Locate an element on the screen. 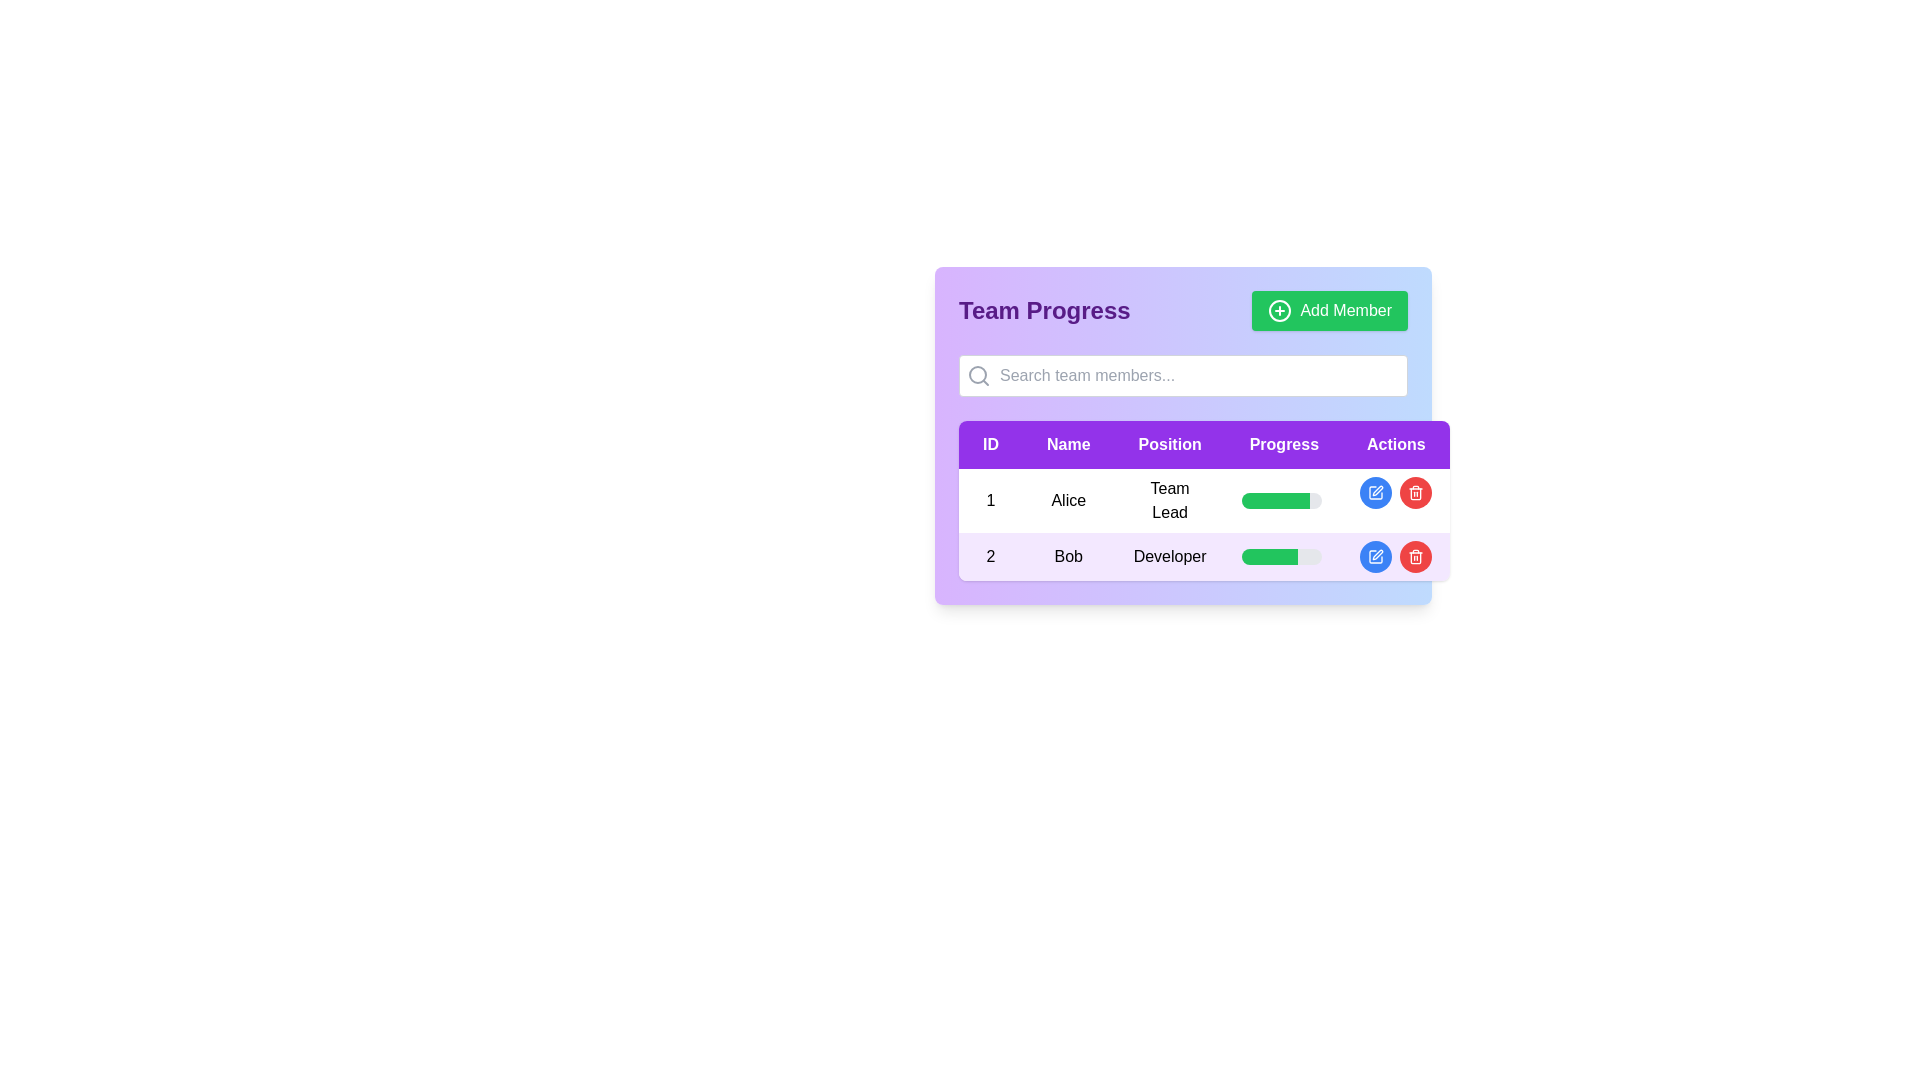 The width and height of the screenshot is (1920, 1080). the progress bar associated with Bob in the 'Progress' column of the table, located between the 'Position' and 'Actions' columns is located at coordinates (1281, 556).